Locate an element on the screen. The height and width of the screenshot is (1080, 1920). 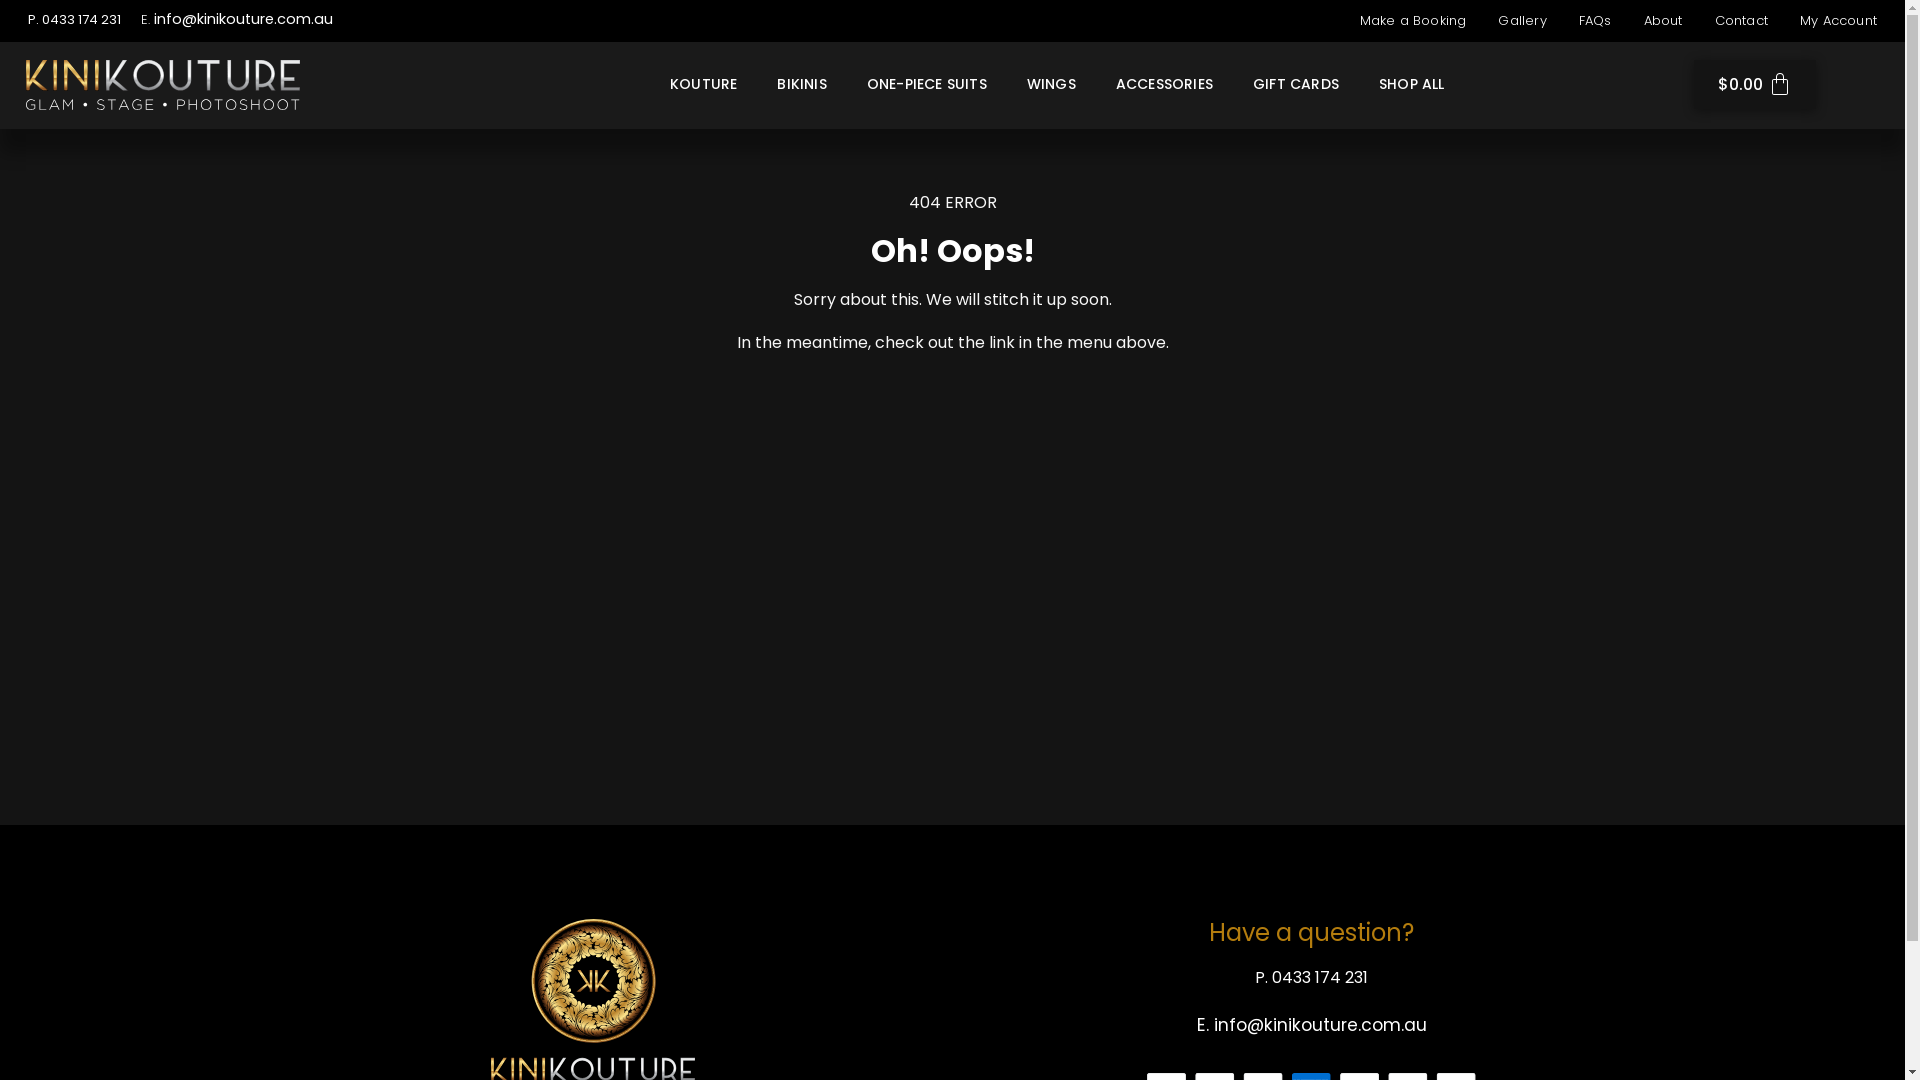
'FAQs' is located at coordinates (1565, 20).